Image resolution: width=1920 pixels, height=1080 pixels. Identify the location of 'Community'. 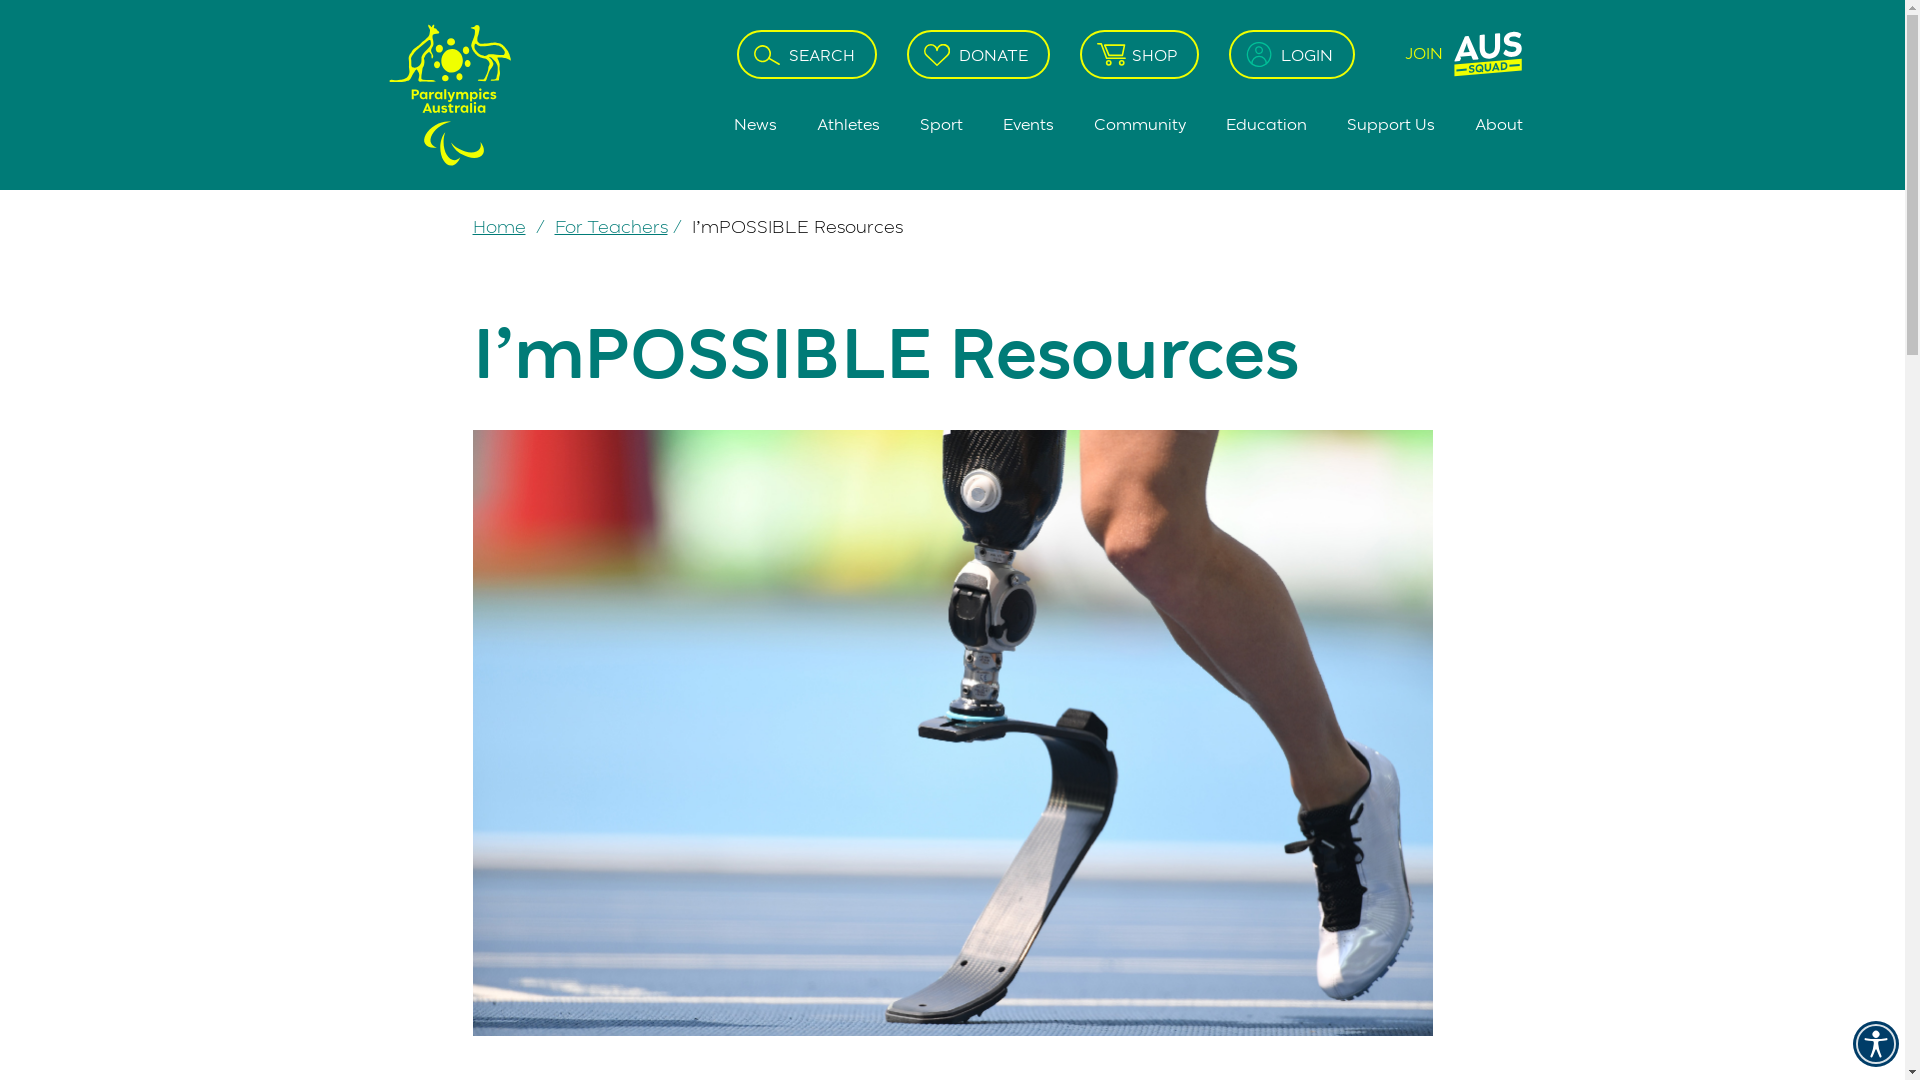
(1140, 123).